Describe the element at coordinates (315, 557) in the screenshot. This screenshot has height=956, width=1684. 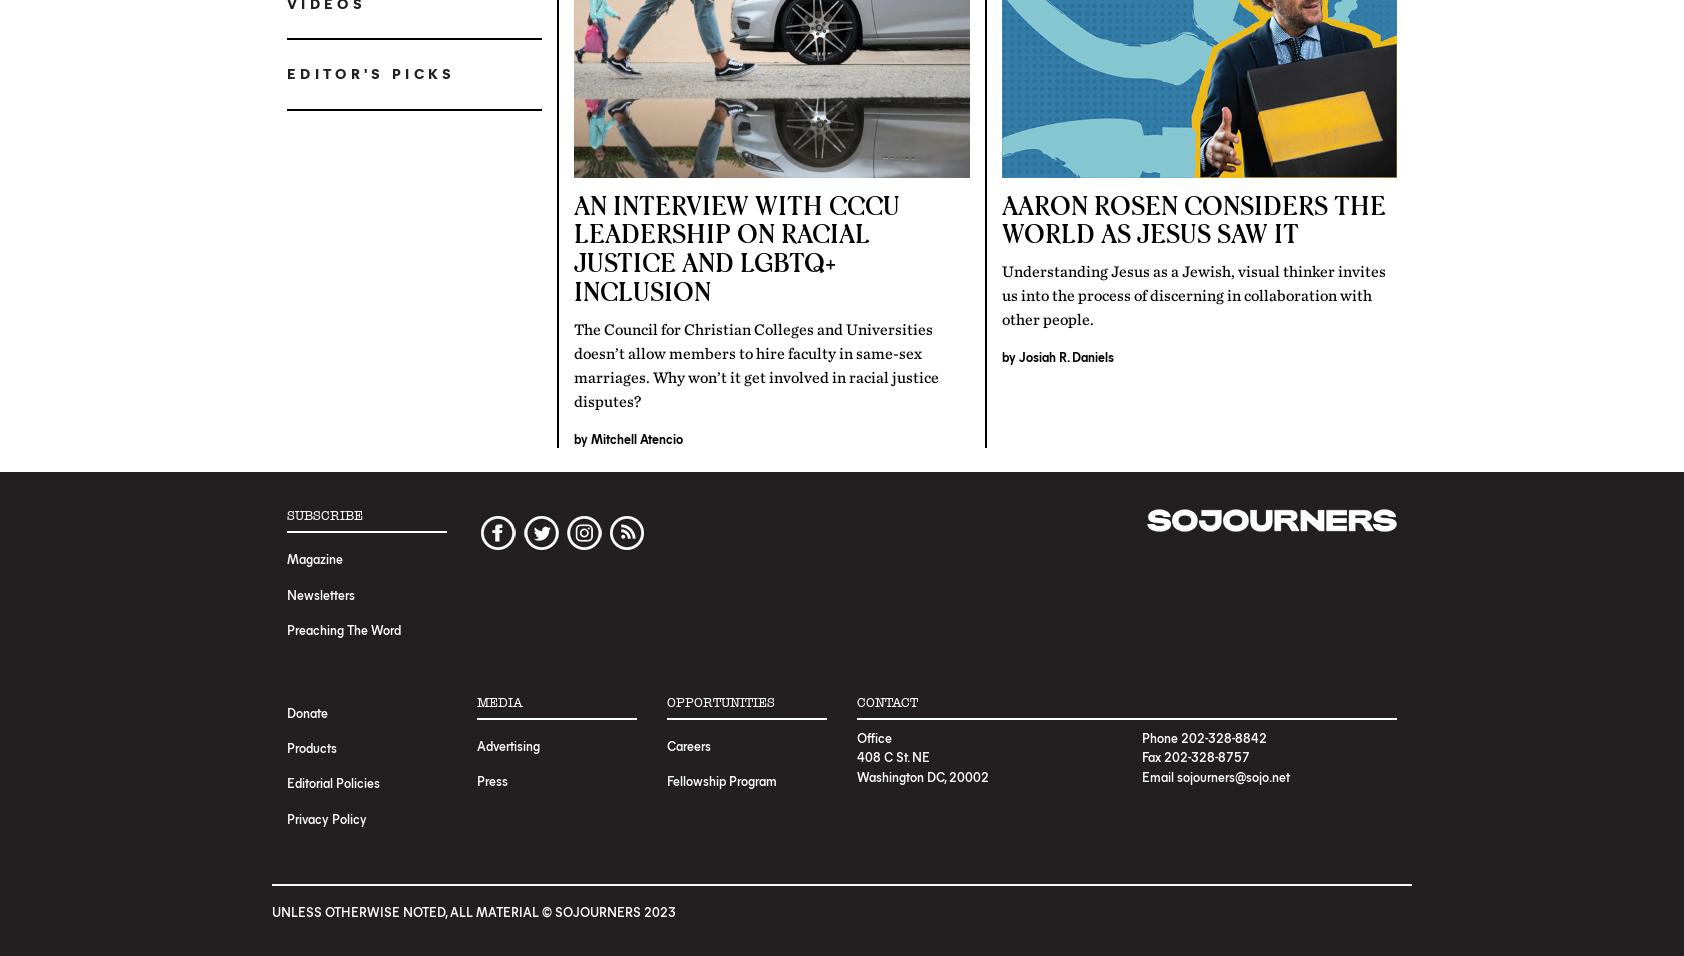
I see `'Magazine'` at that location.